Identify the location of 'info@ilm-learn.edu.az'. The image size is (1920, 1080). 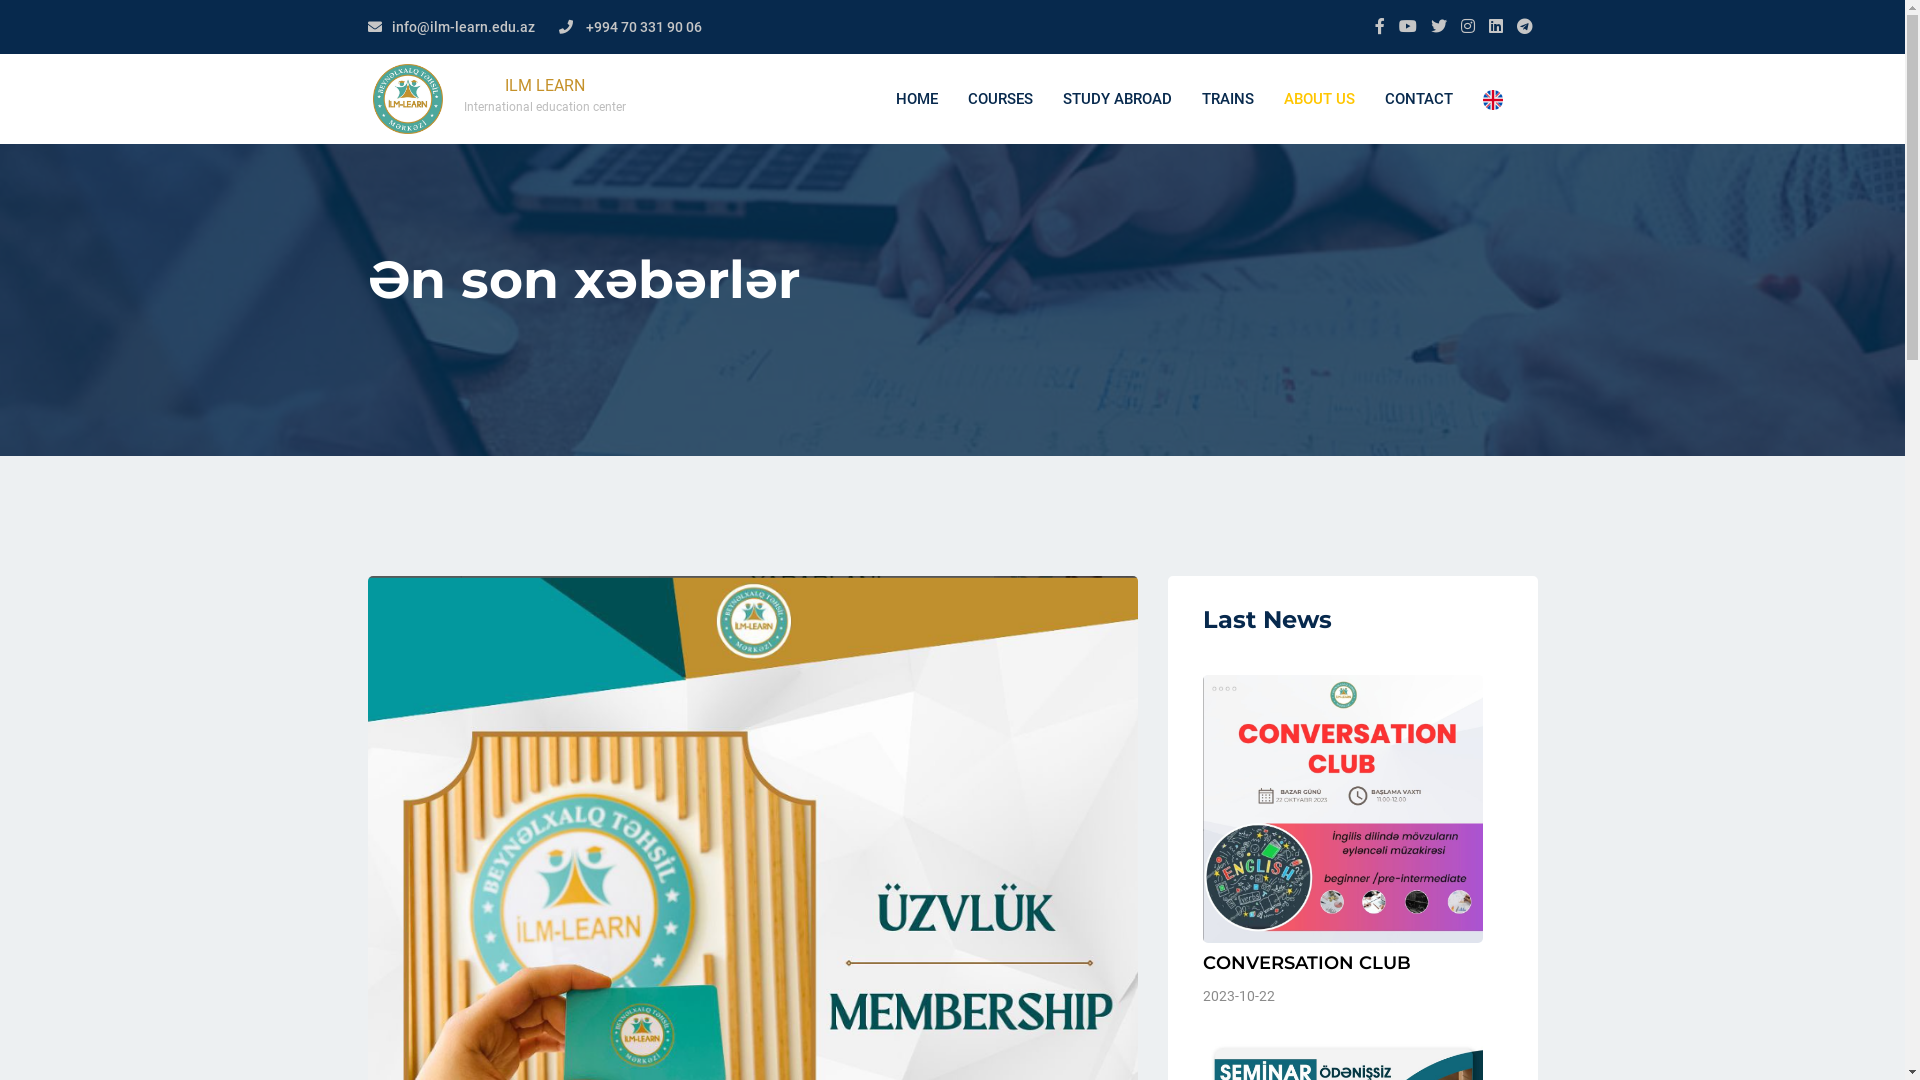
(462, 27).